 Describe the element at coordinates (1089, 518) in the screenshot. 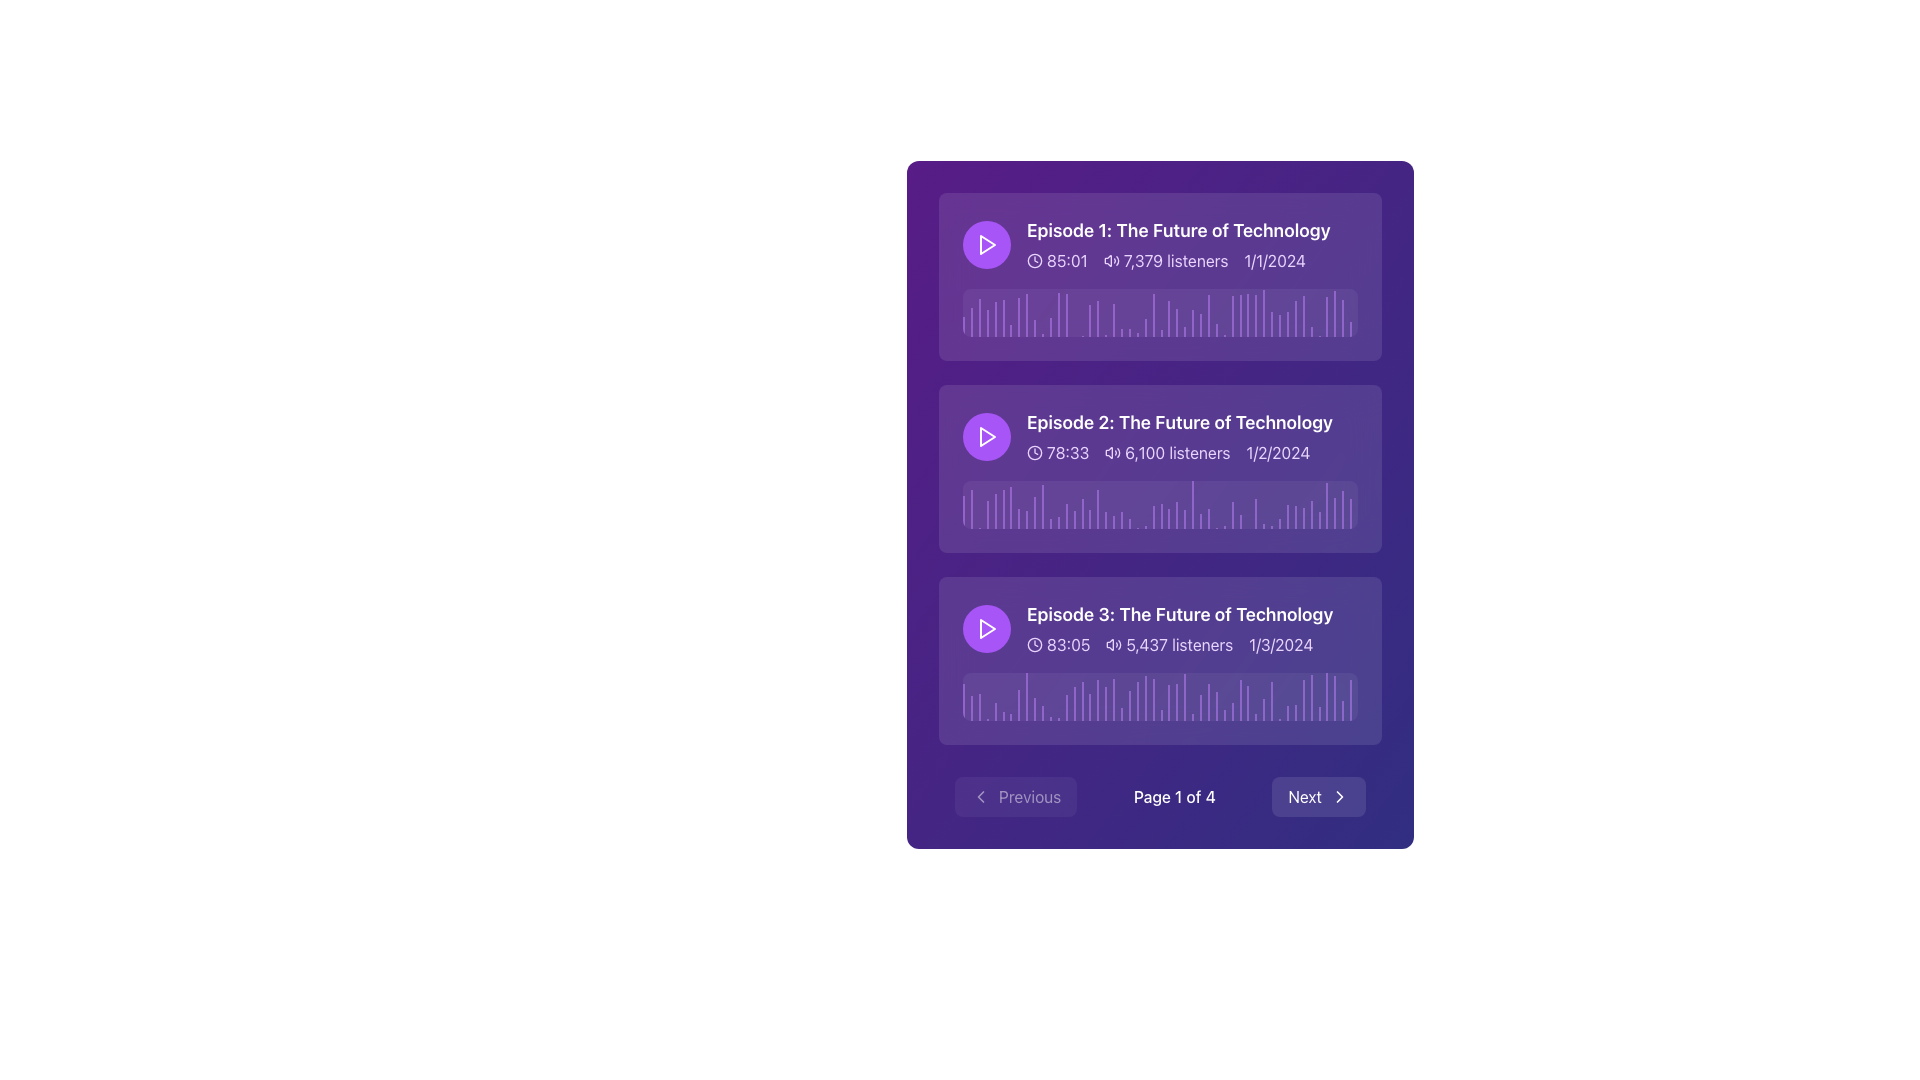

I see `the 17th slim vertical purple bar in the 'Episode 2' waveform visualization, which serves as a decorative indicator within the waveform component` at that location.